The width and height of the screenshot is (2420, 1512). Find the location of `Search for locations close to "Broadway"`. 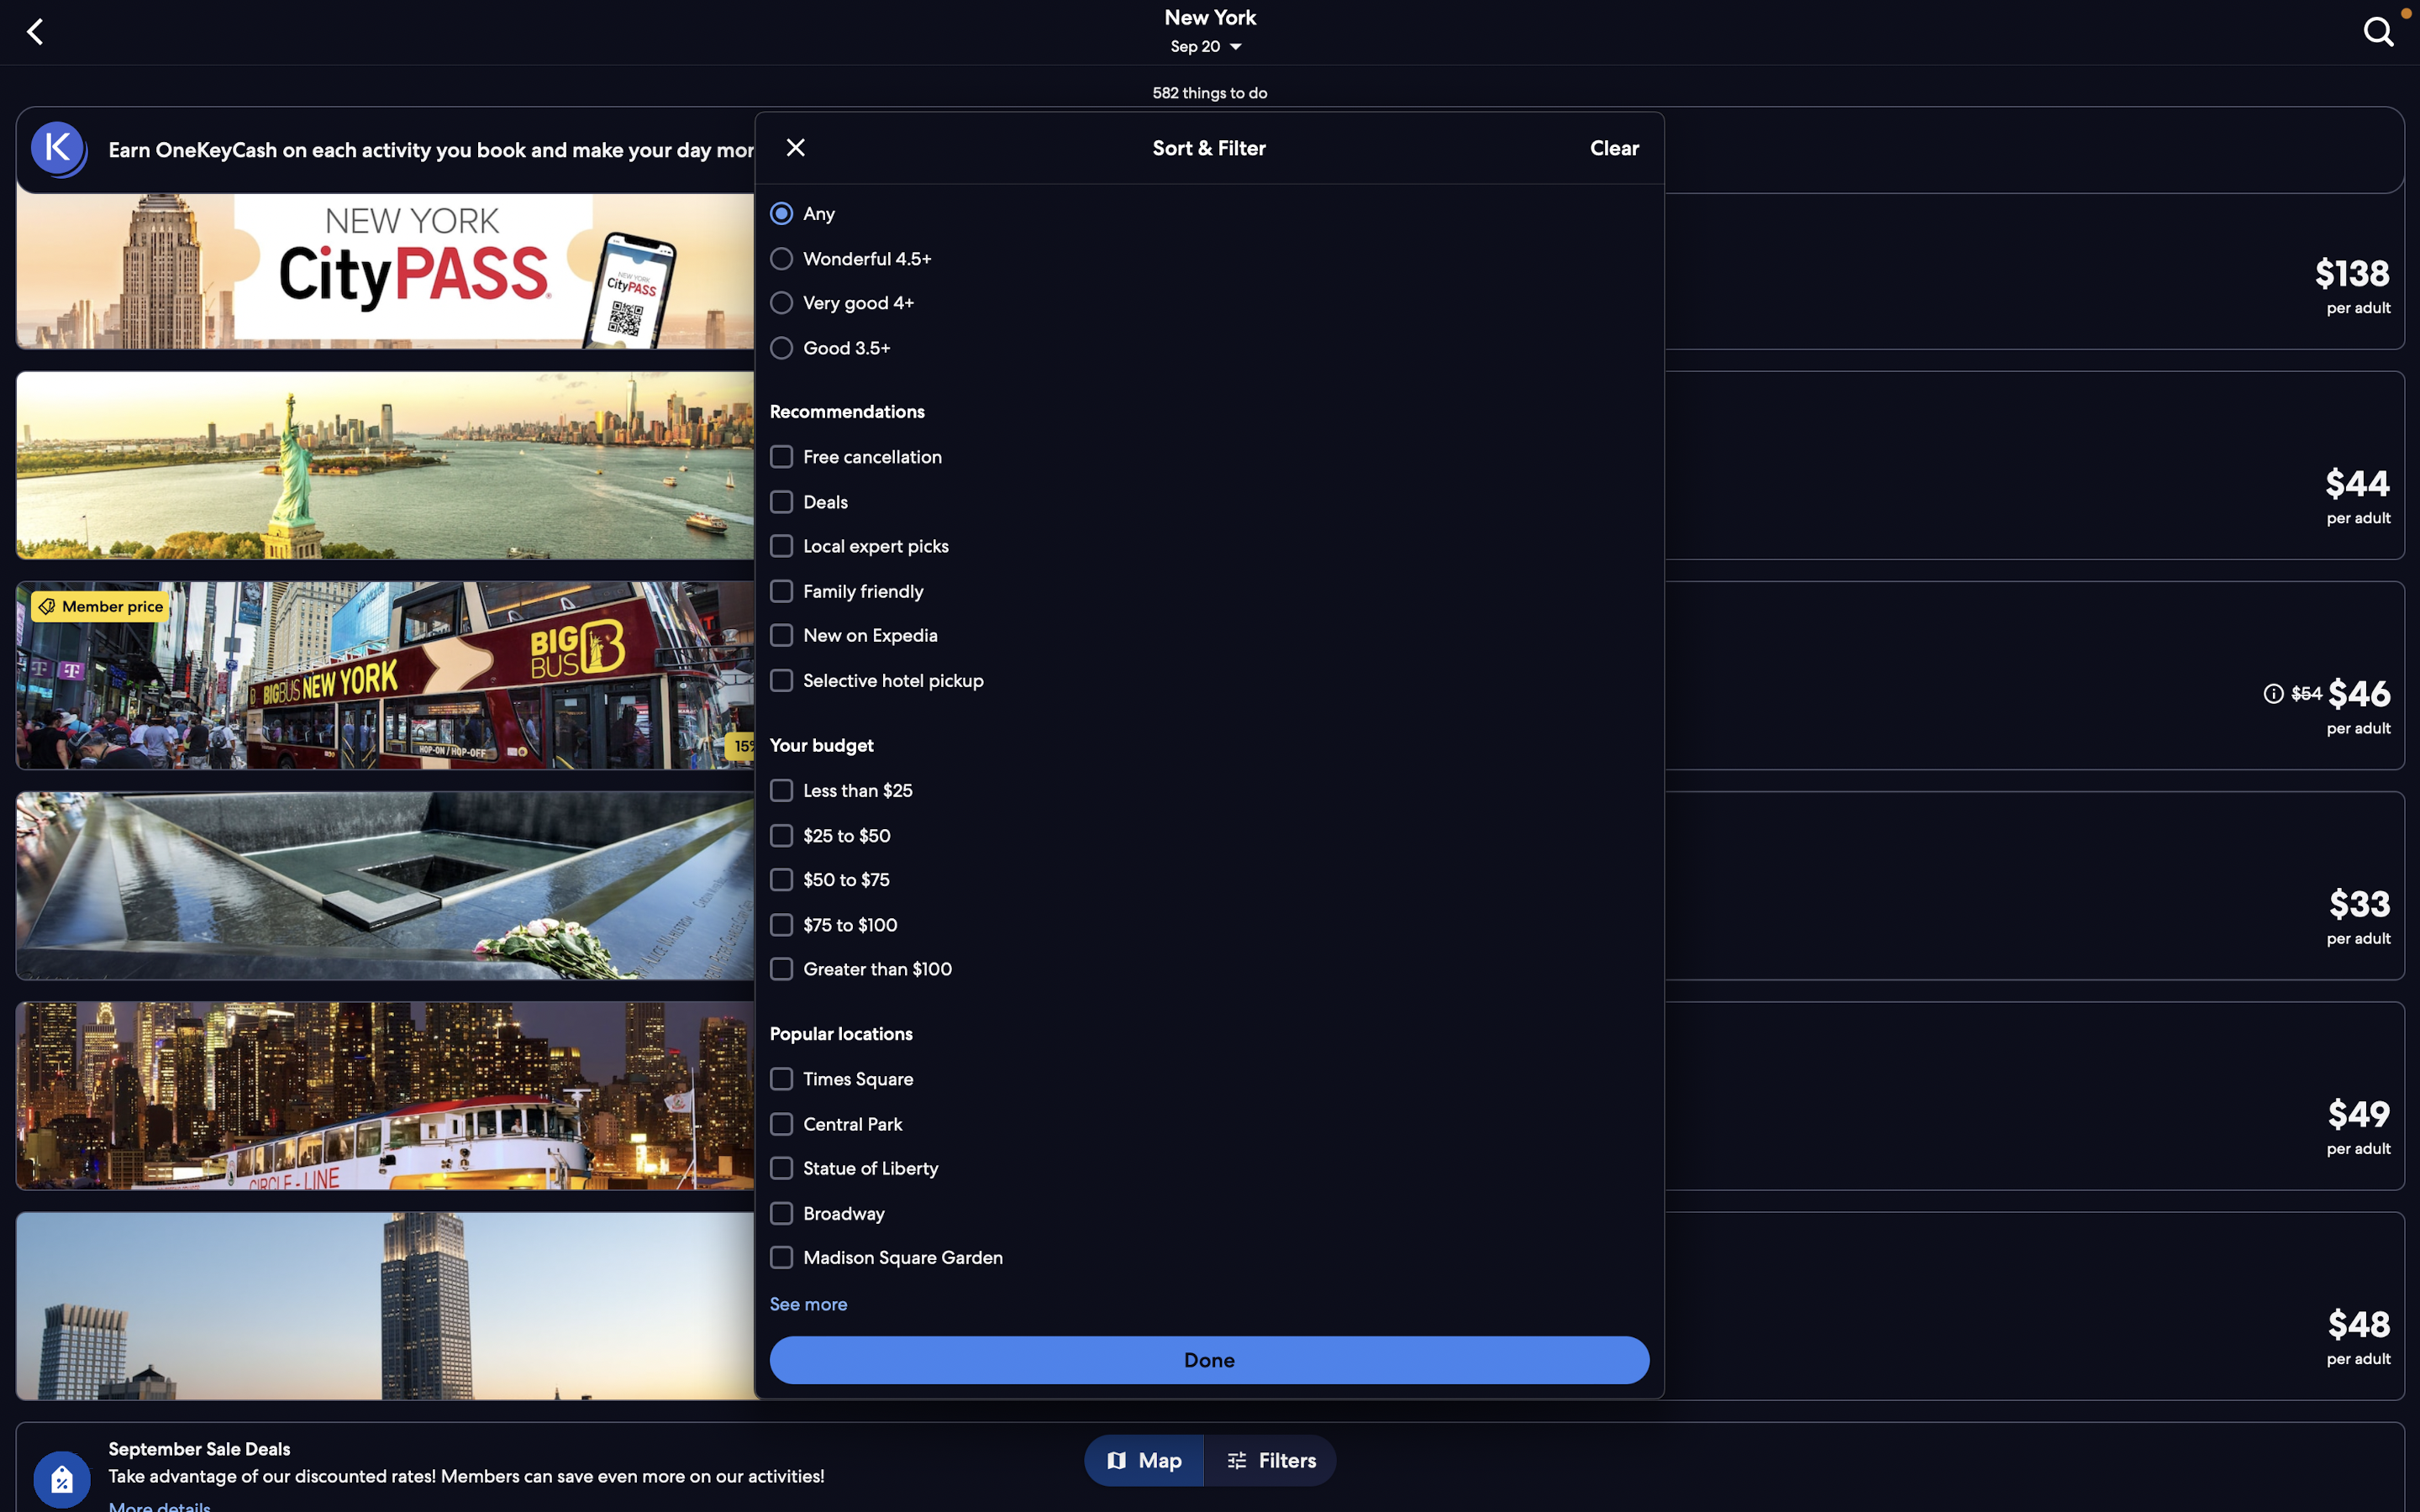

Search for locations close to "Broadway" is located at coordinates (1212, 1255).